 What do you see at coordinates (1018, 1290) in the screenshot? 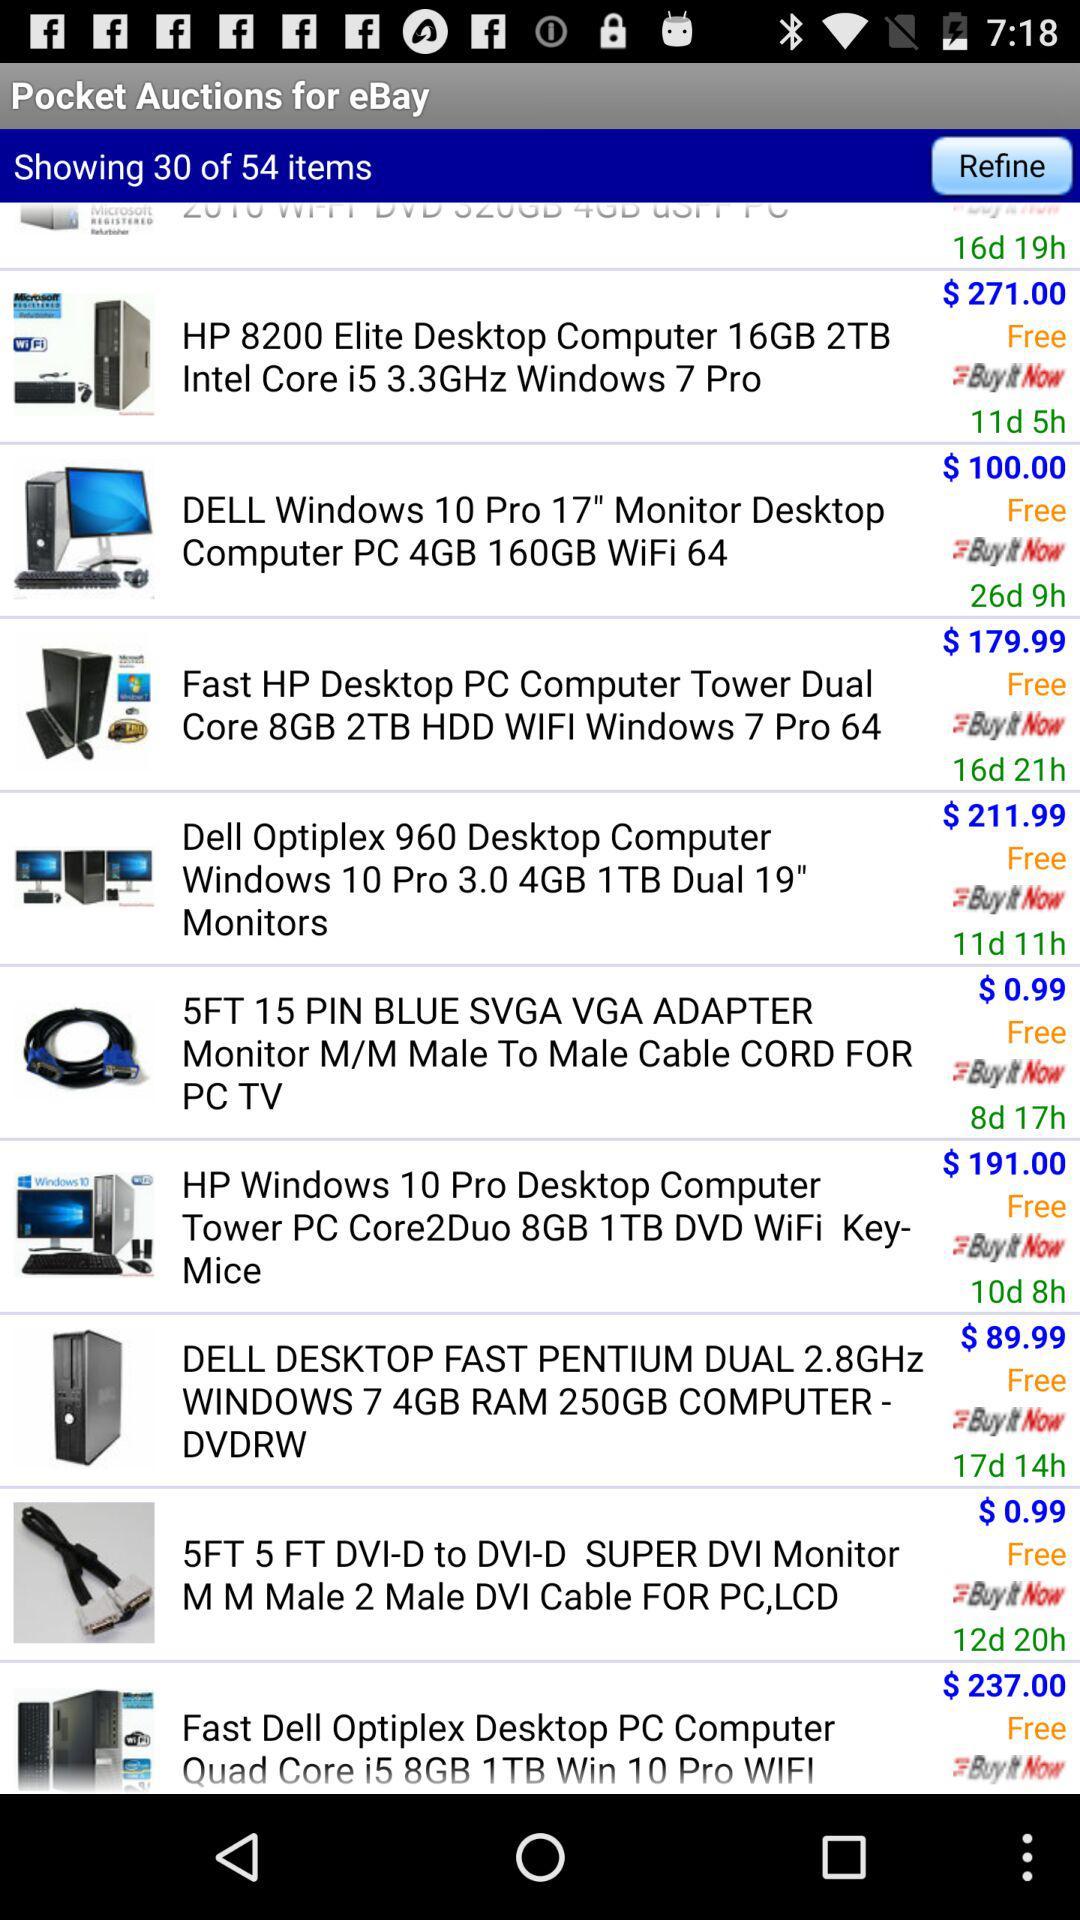
I see `10d 8h icon` at bounding box center [1018, 1290].